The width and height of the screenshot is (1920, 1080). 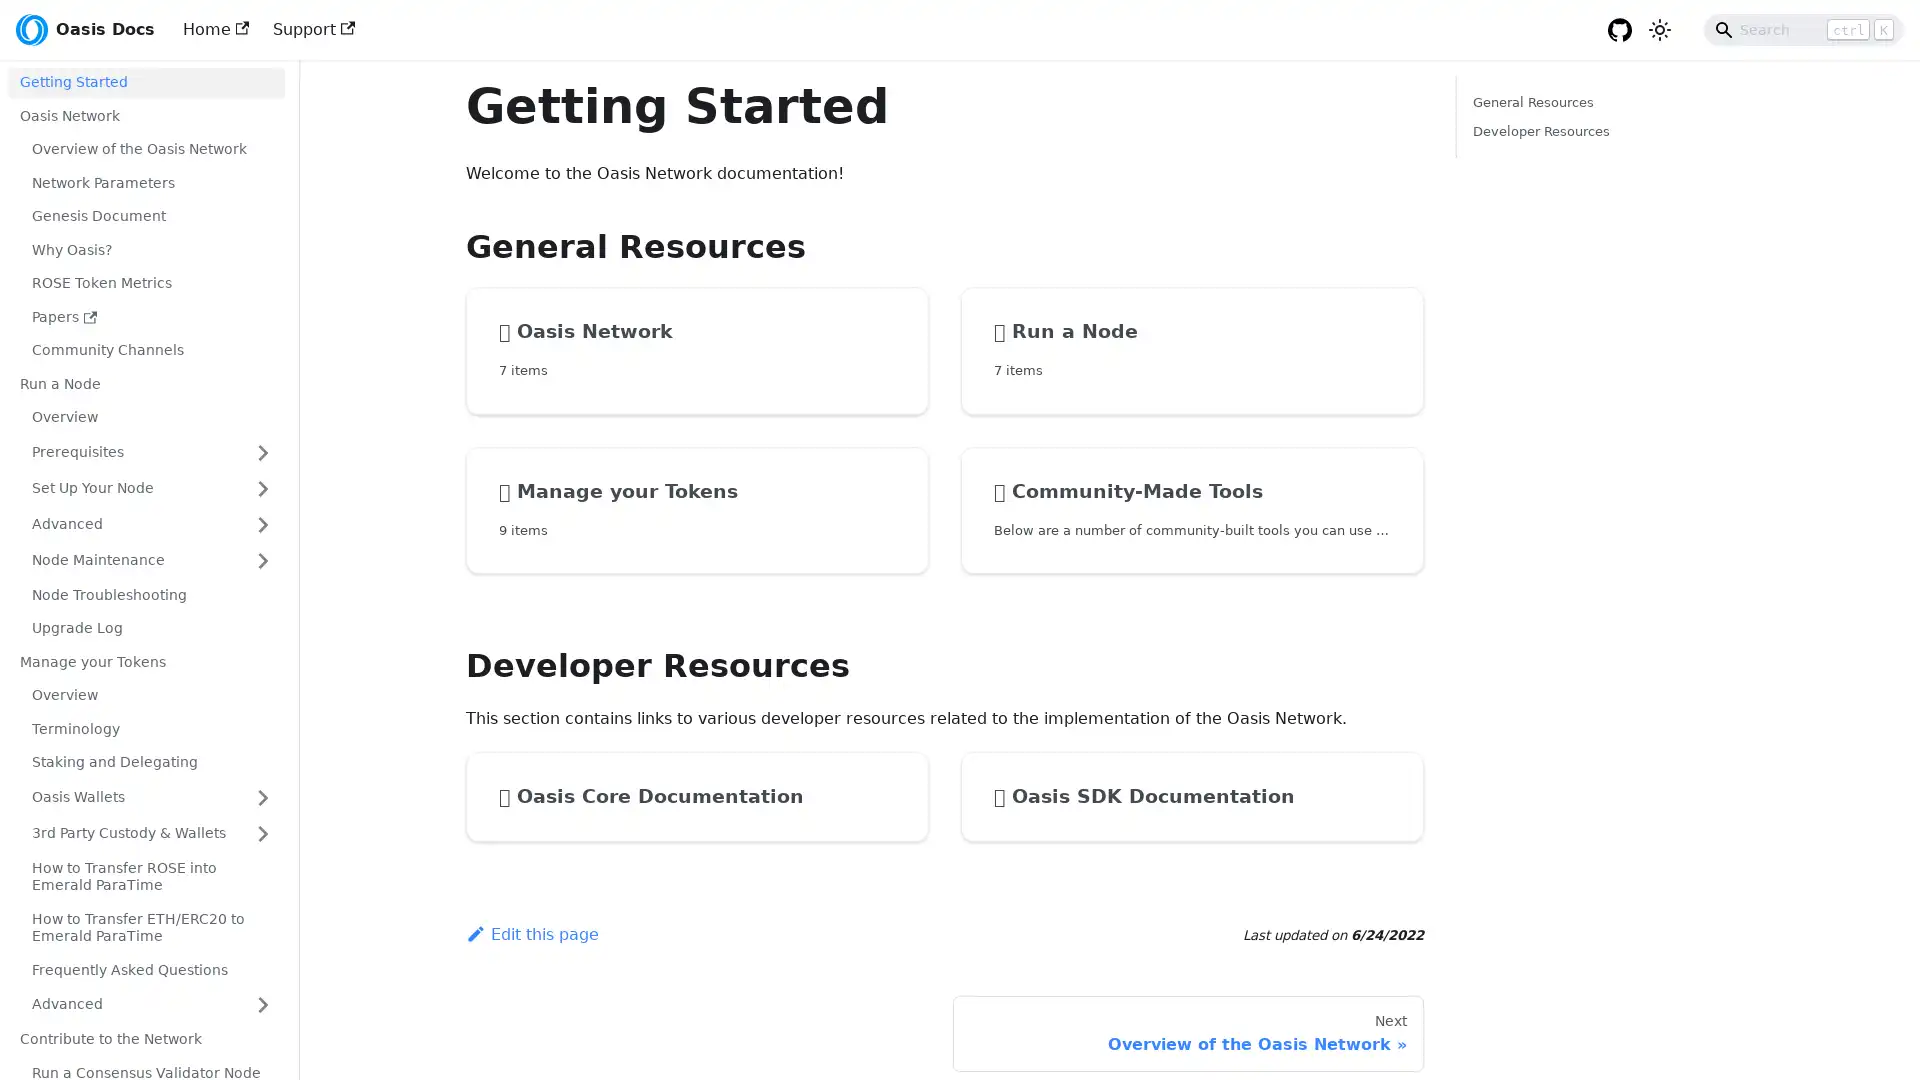 I want to click on Toggle the collapsible sidebar category 'Oasis Wallets', so click(x=262, y=796).